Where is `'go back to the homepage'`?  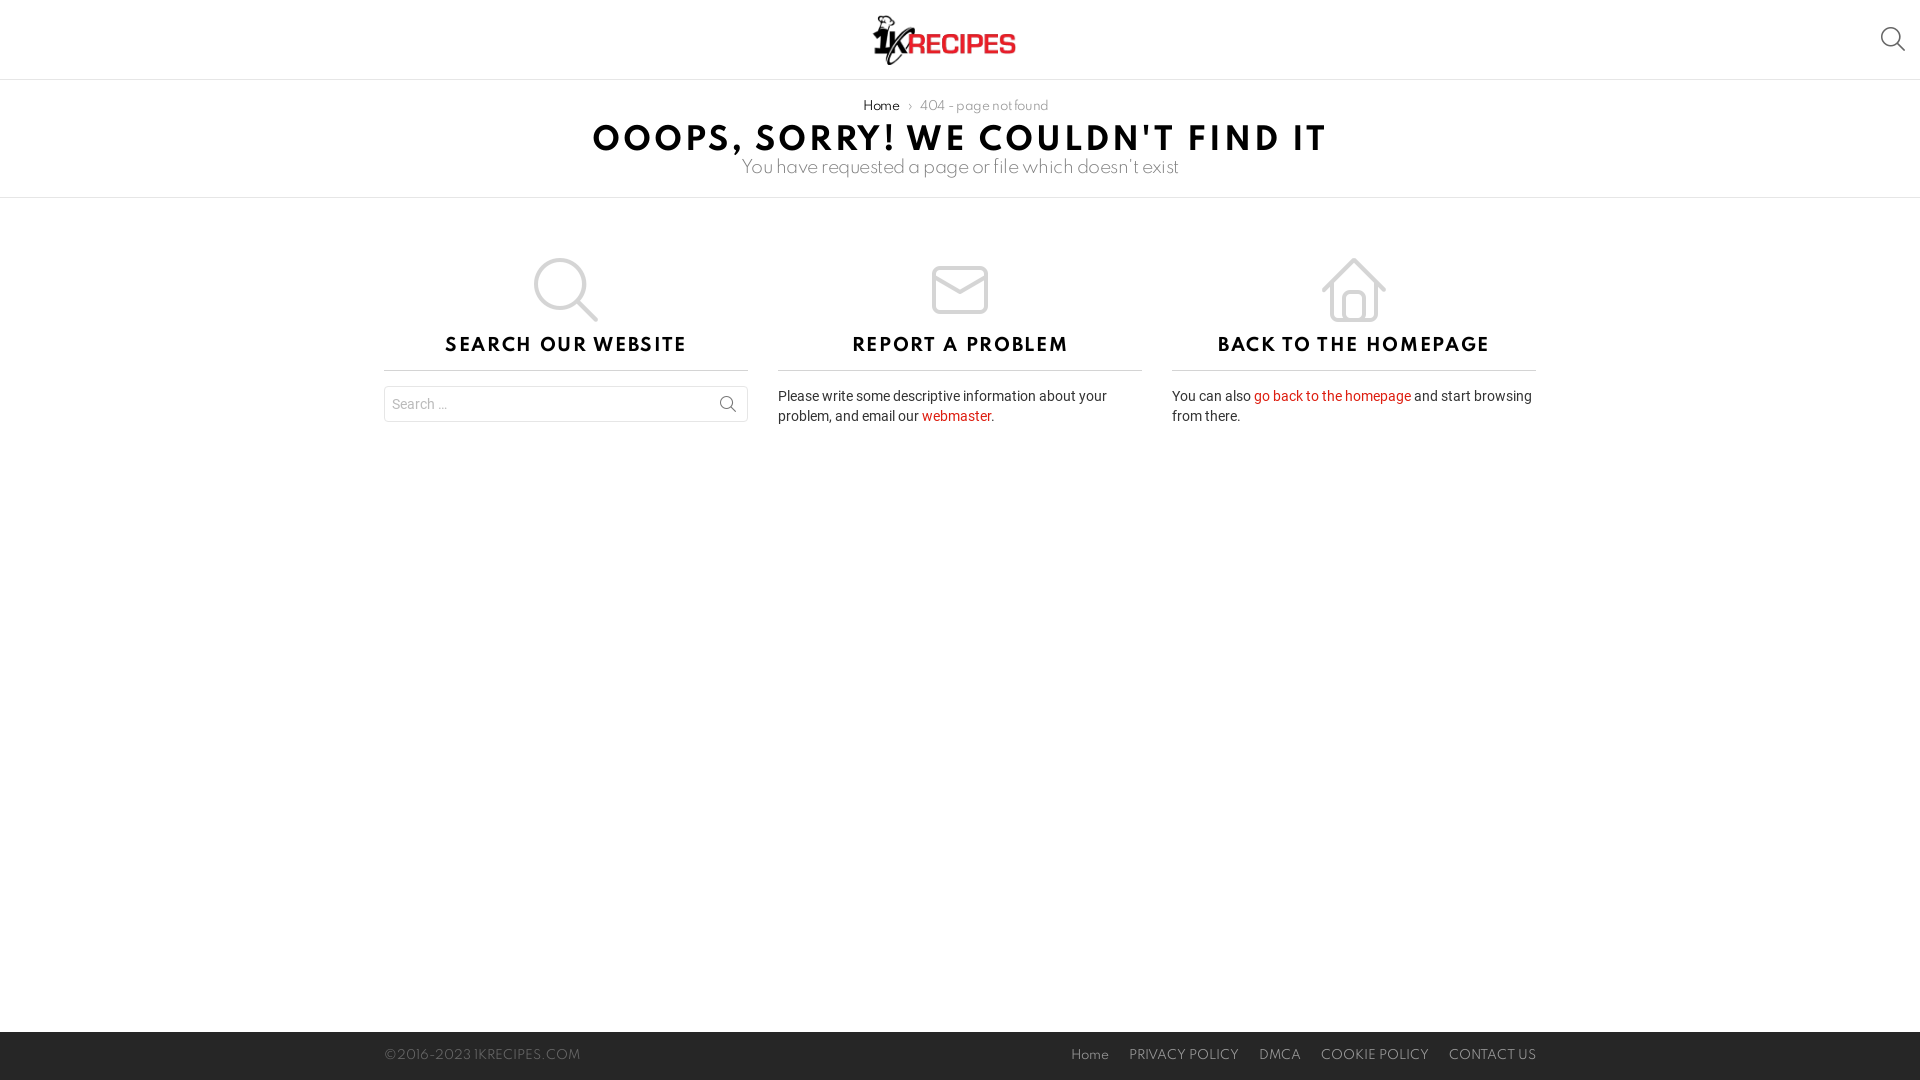 'go back to the homepage' is located at coordinates (1252, 396).